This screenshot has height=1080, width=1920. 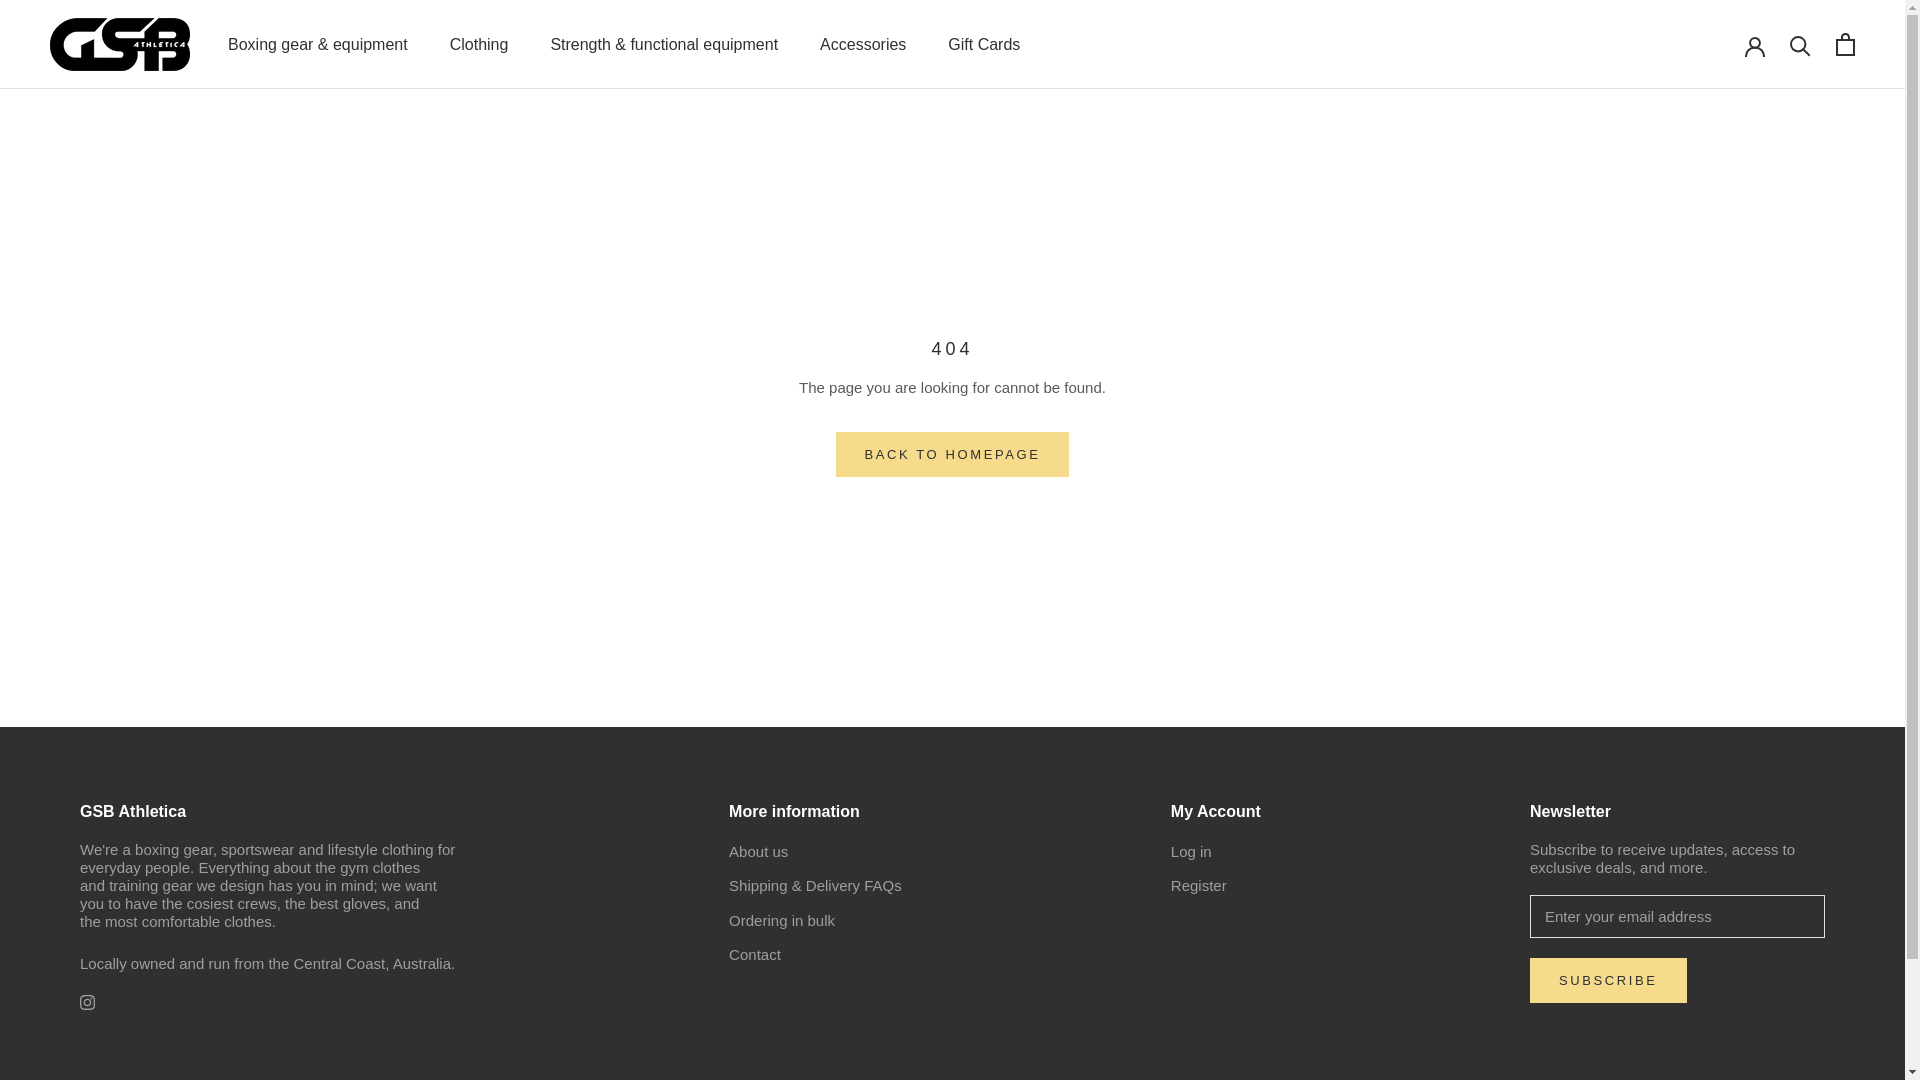 I want to click on 'Ordering in bulk', so click(x=815, y=921).